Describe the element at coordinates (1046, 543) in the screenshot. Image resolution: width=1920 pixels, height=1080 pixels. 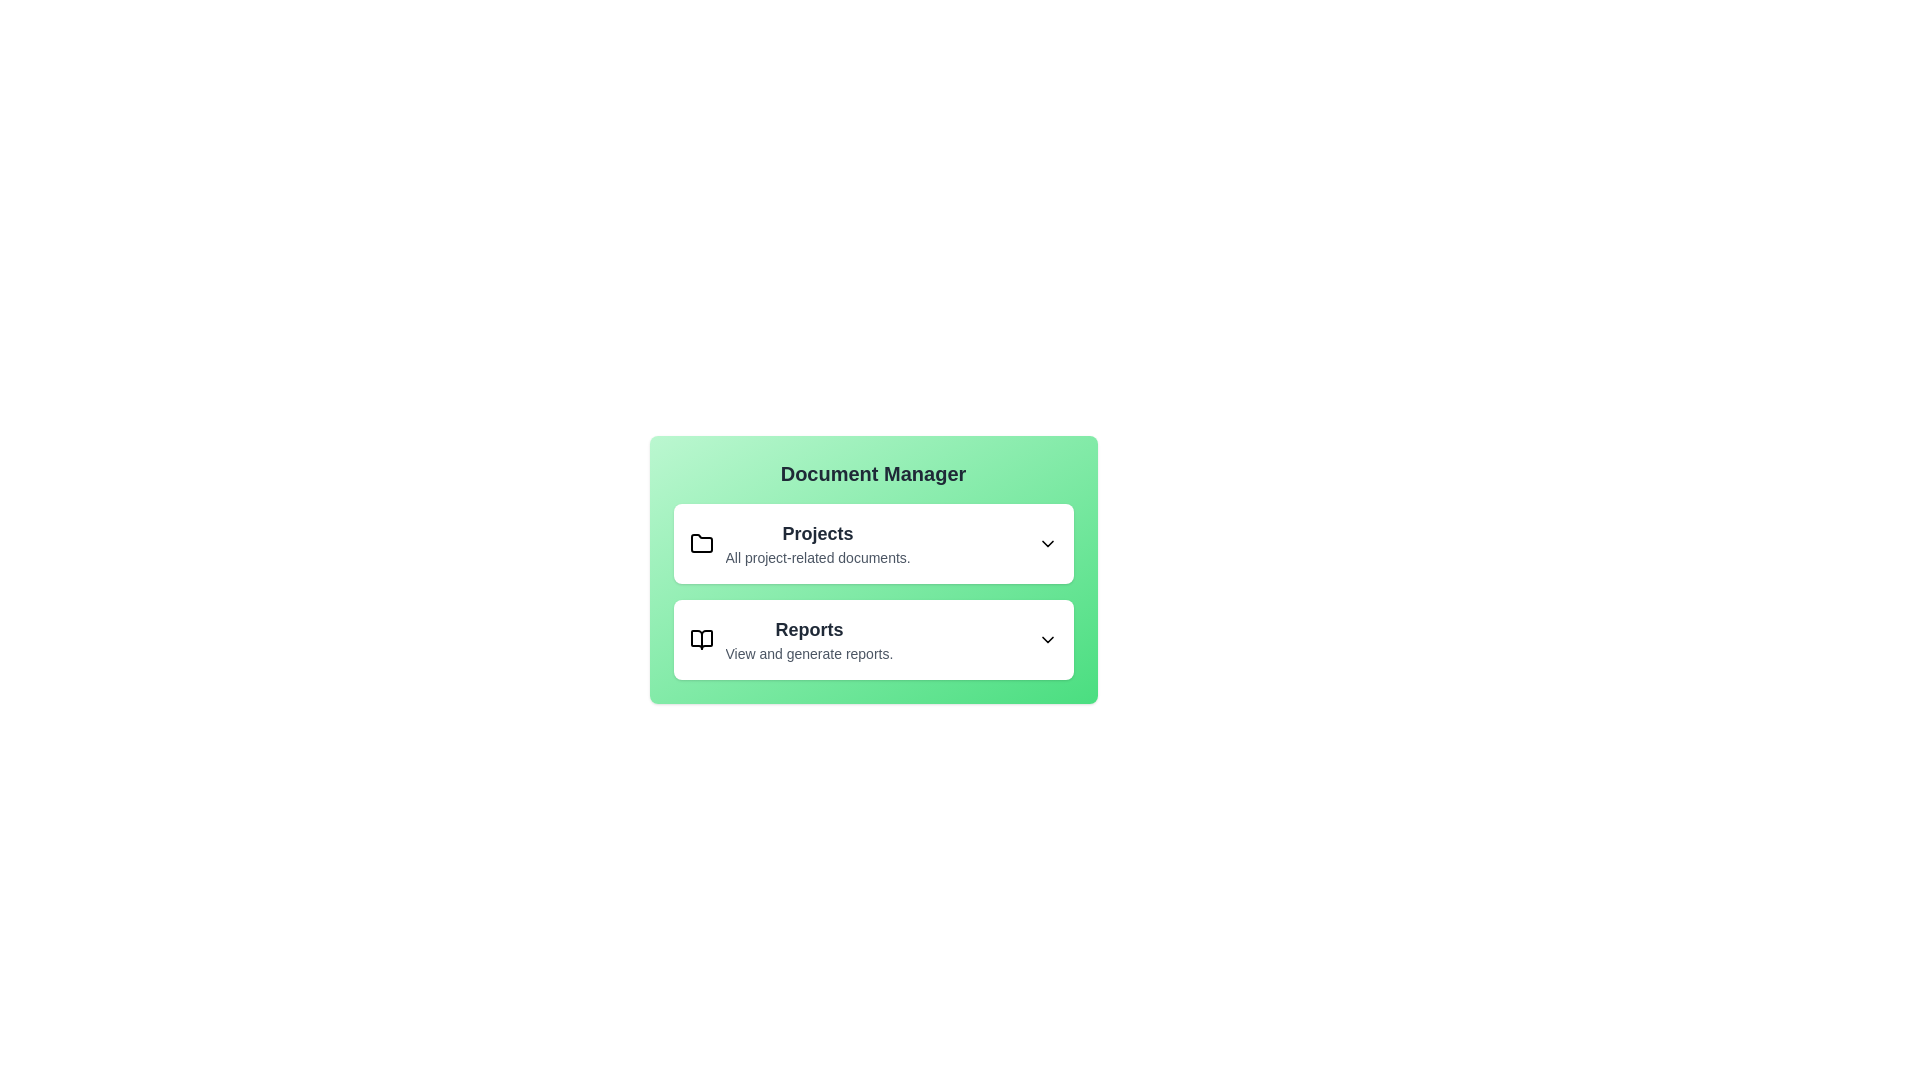
I see `the toggle button for the 'Projects' category to change its visibility` at that location.